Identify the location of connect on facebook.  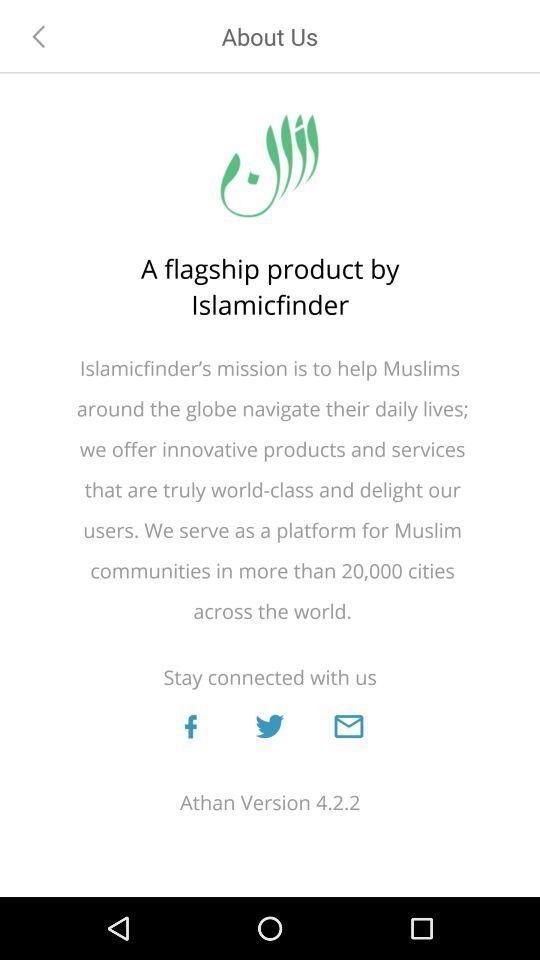
(190, 725).